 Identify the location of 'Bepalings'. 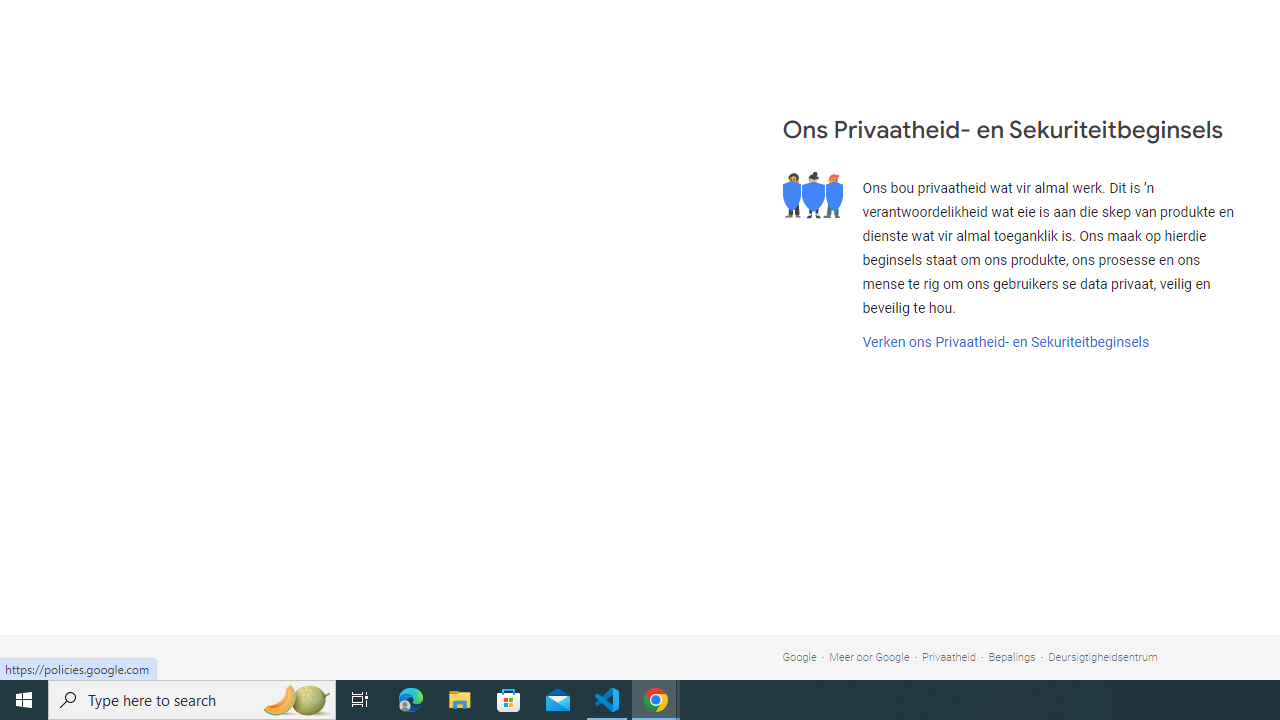
(1011, 657).